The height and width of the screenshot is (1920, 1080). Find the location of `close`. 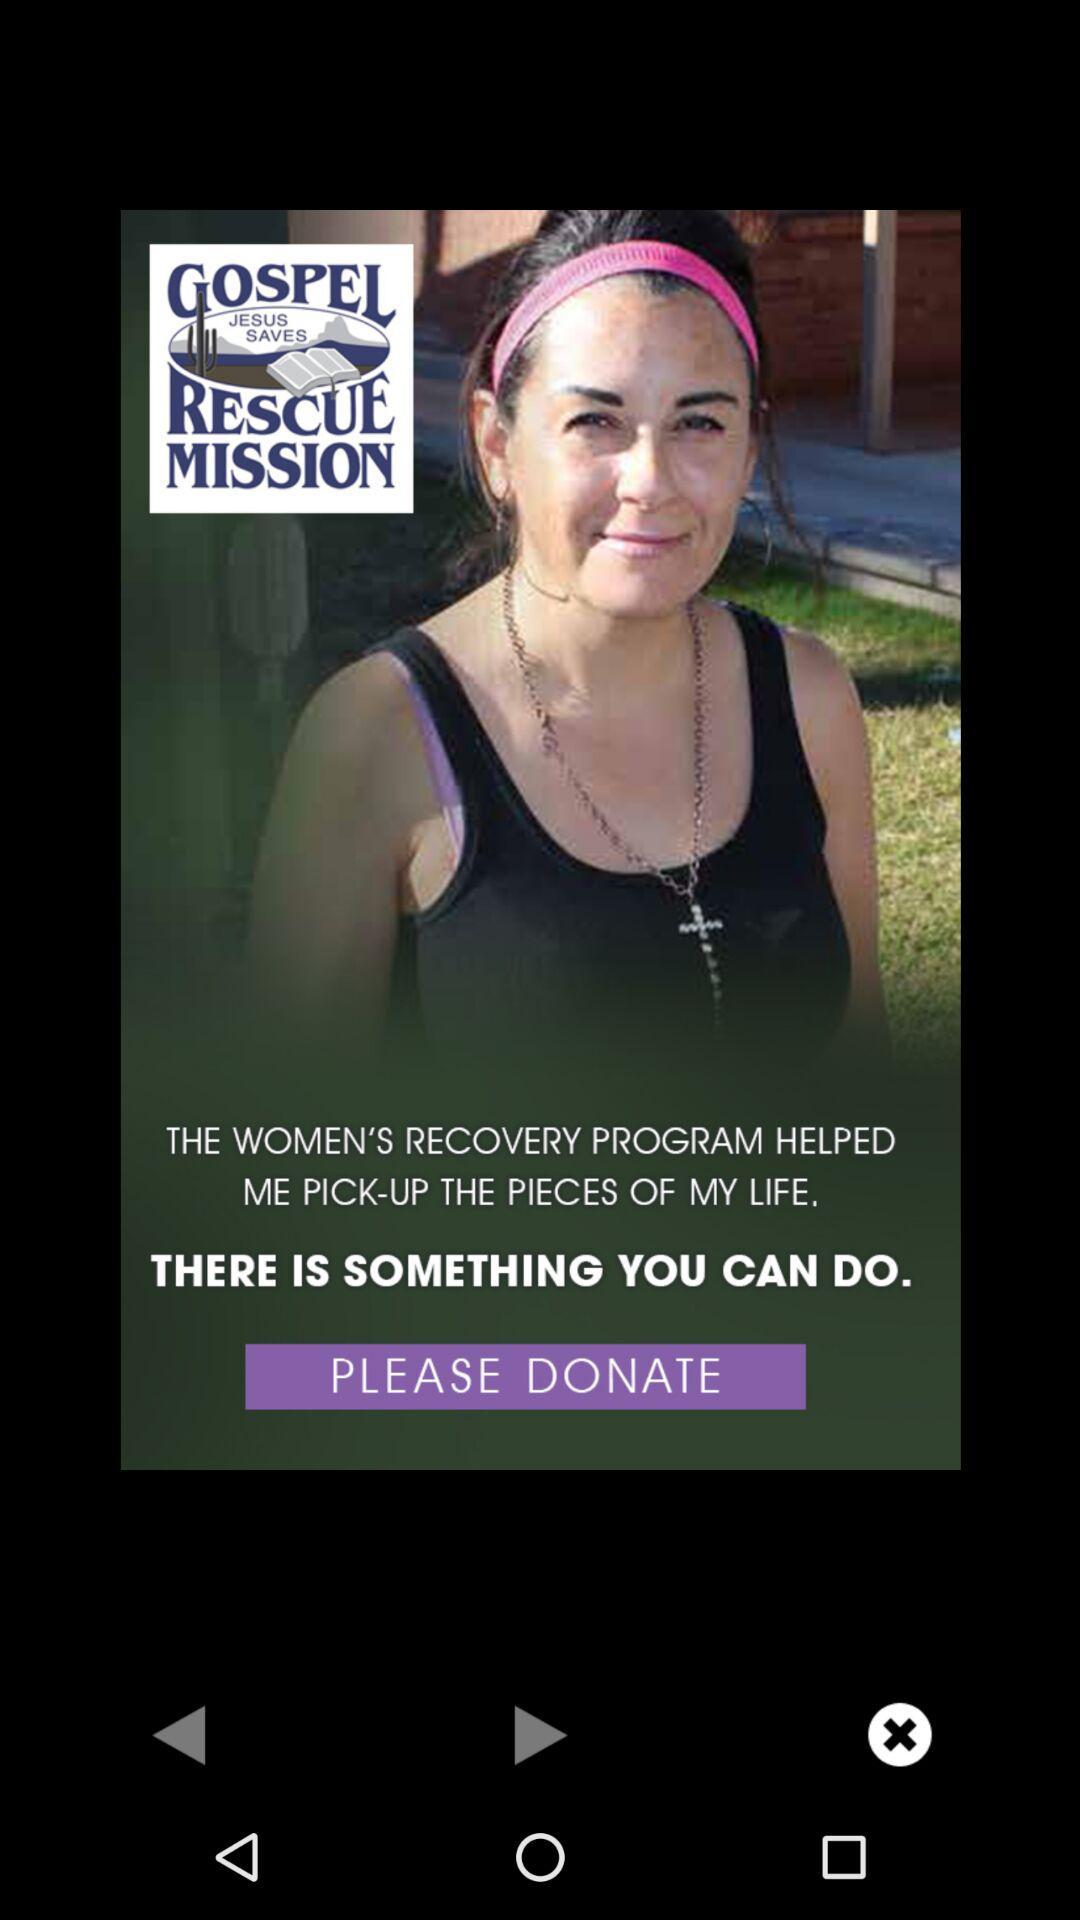

close is located at coordinates (898, 1733).